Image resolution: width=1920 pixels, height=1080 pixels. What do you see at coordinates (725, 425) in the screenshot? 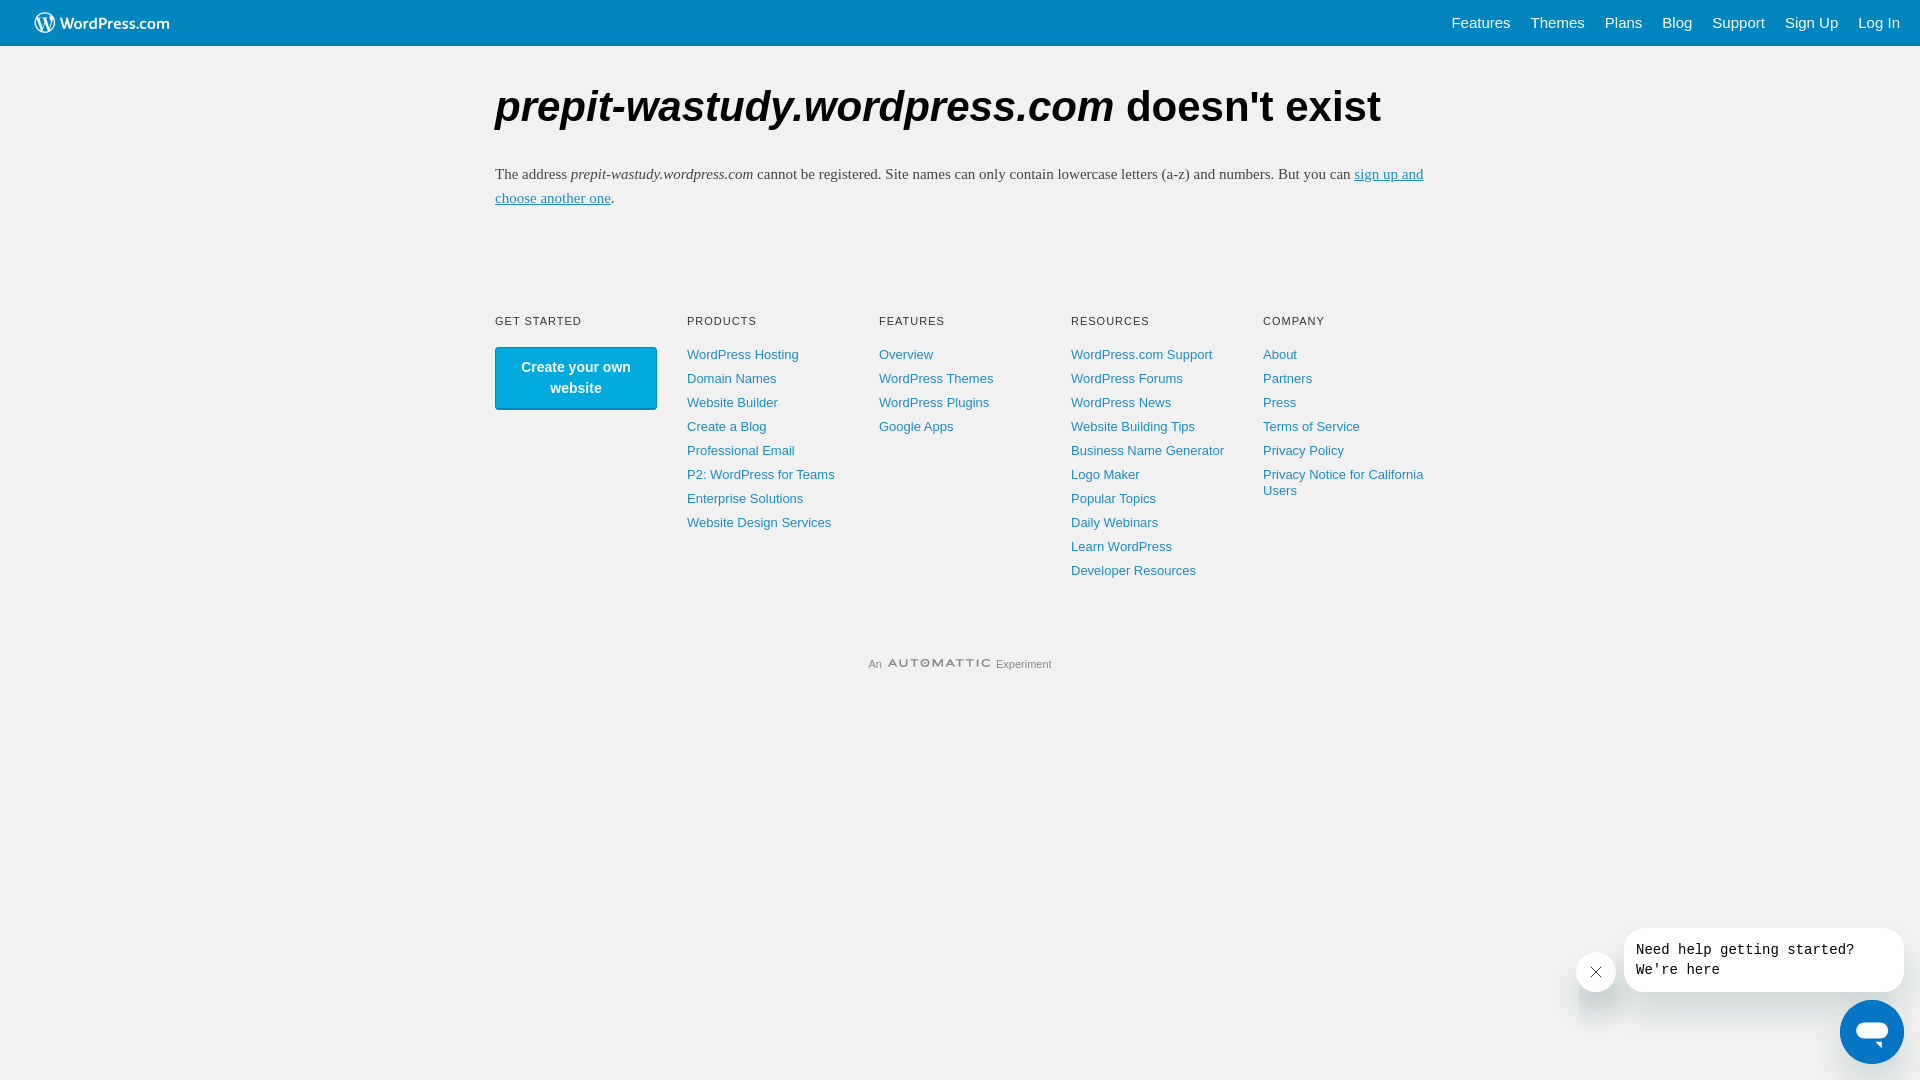
I see `'Create a Blog'` at bounding box center [725, 425].